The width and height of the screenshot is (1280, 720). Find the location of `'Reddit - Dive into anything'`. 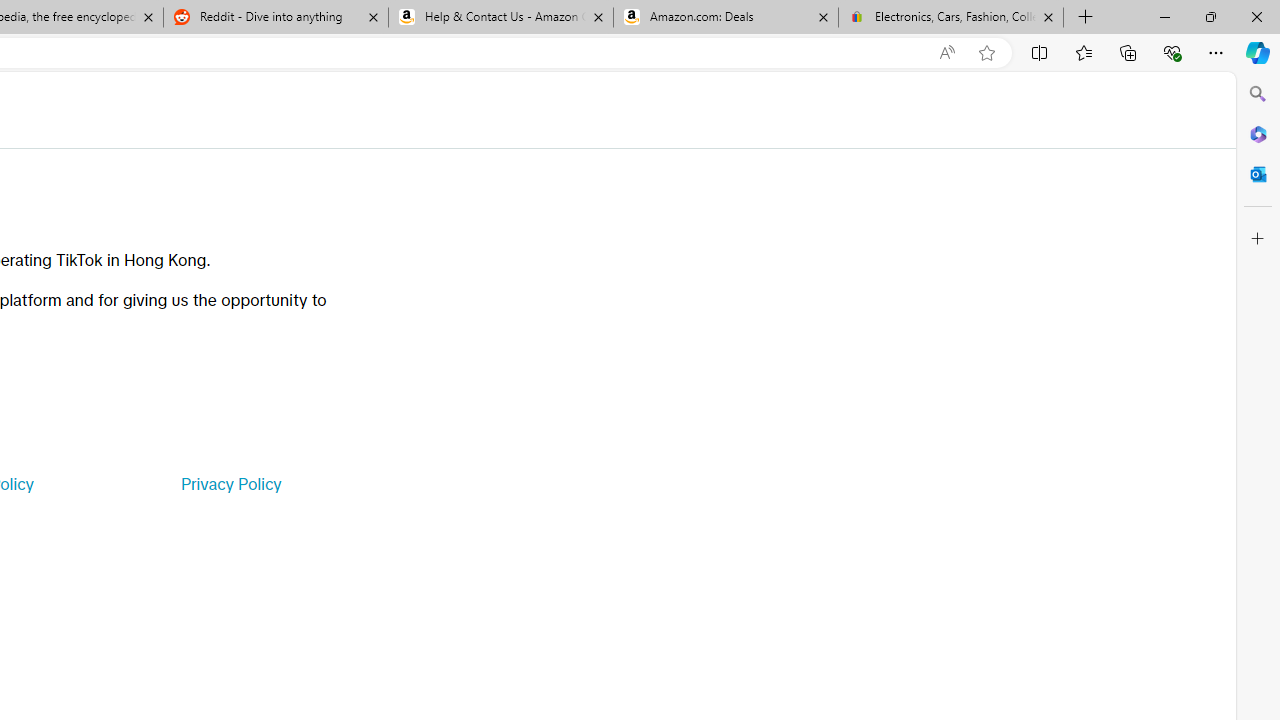

'Reddit - Dive into anything' is located at coordinates (274, 17).